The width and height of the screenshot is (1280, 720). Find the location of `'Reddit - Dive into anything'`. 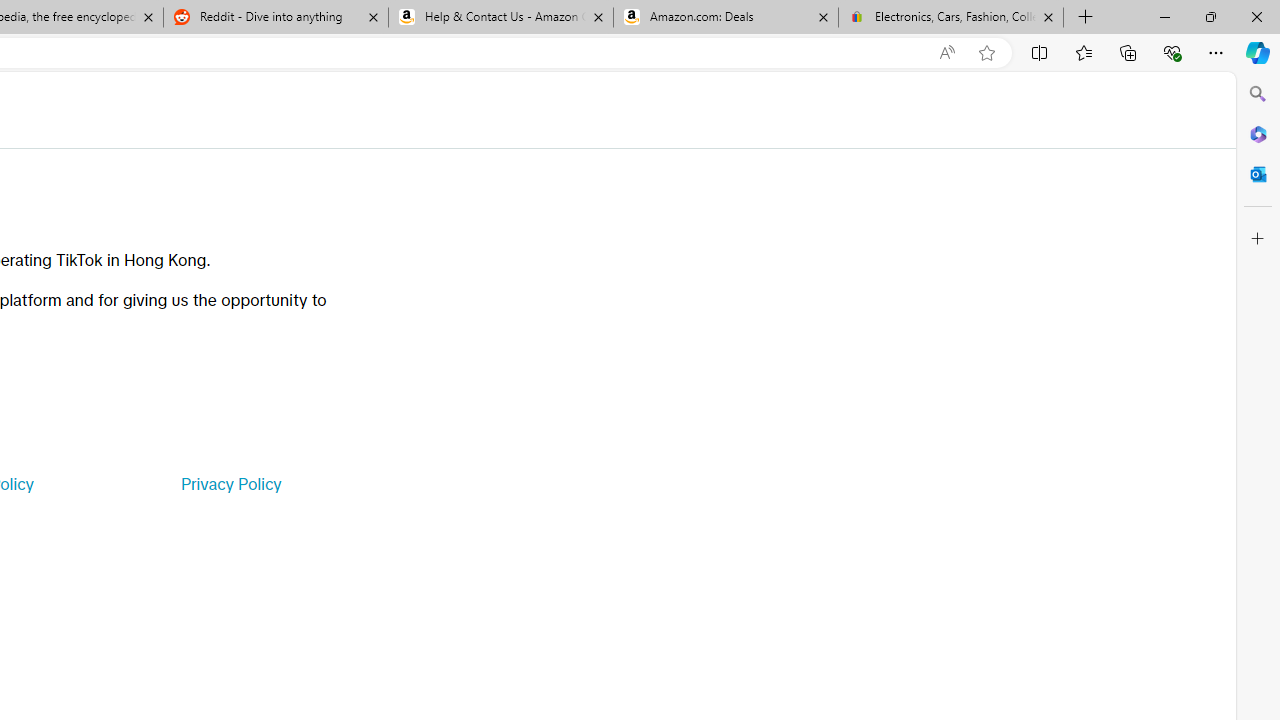

'Reddit - Dive into anything' is located at coordinates (274, 17).